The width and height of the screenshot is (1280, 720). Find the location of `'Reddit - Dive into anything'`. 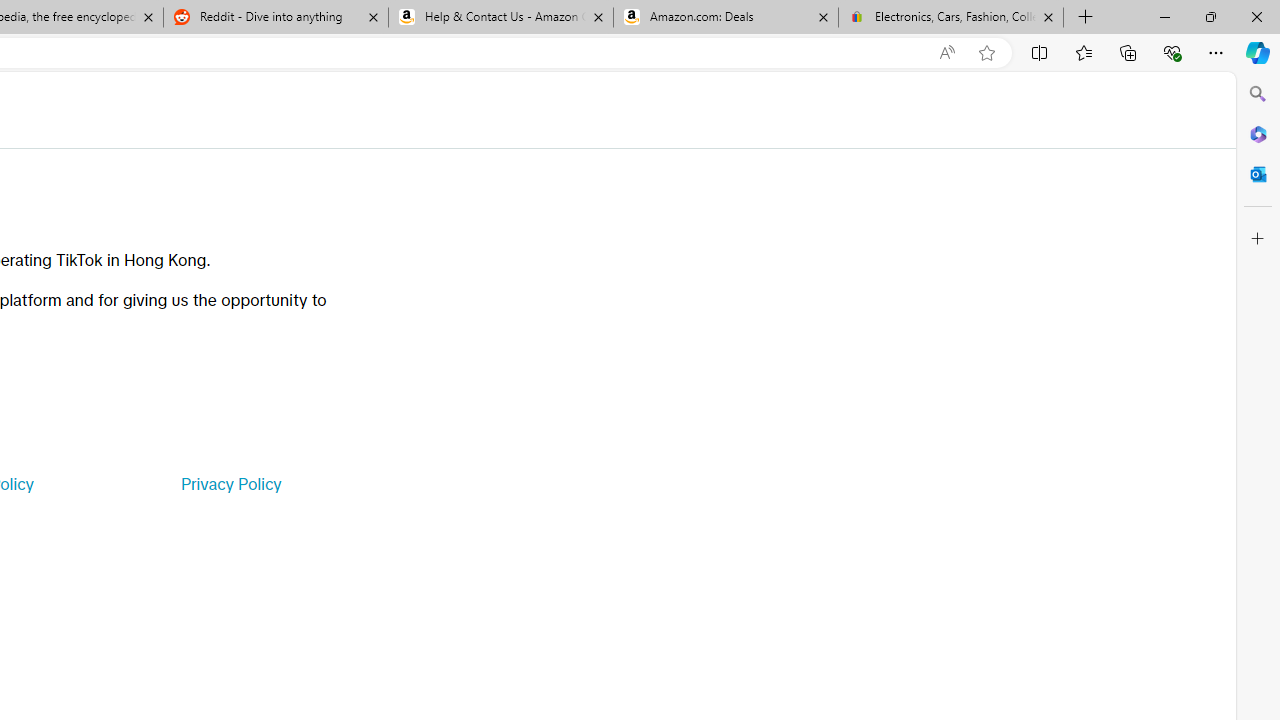

'Reddit - Dive into anything' is located at coordinates (274, 17).